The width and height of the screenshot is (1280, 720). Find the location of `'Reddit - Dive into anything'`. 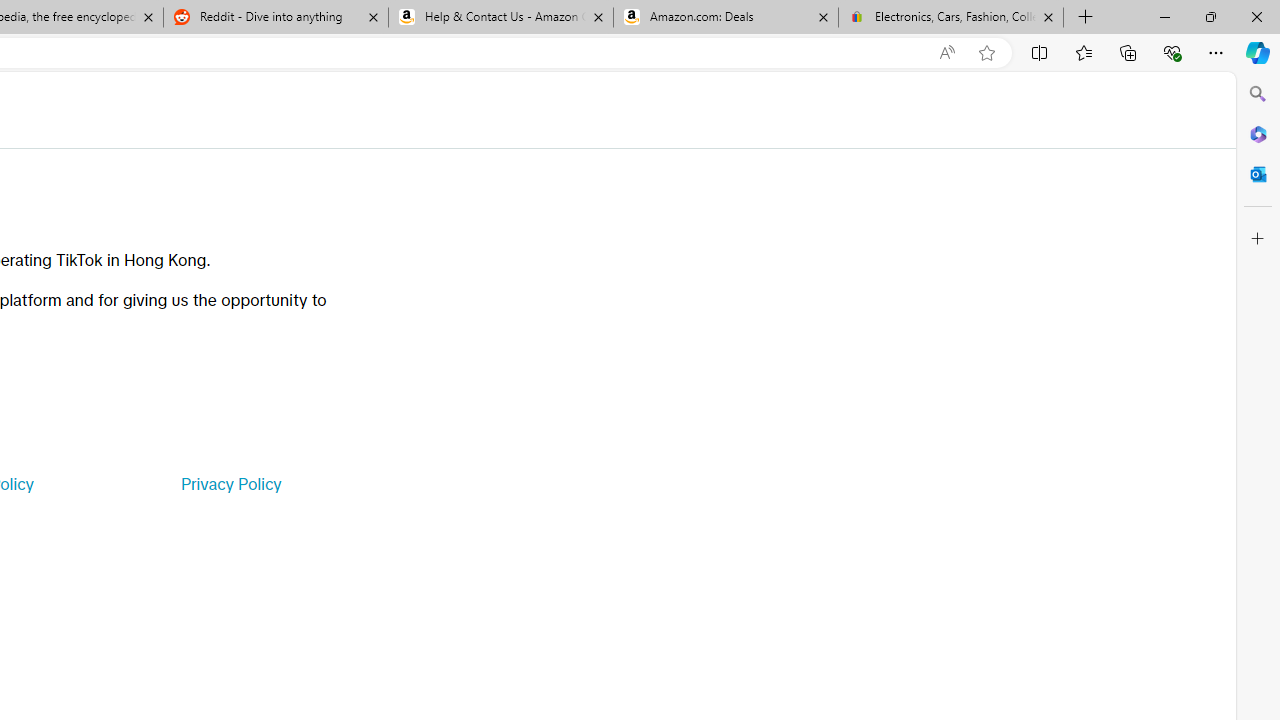

'Reddit - Dive into anything' is located at coordinates (274, 17).